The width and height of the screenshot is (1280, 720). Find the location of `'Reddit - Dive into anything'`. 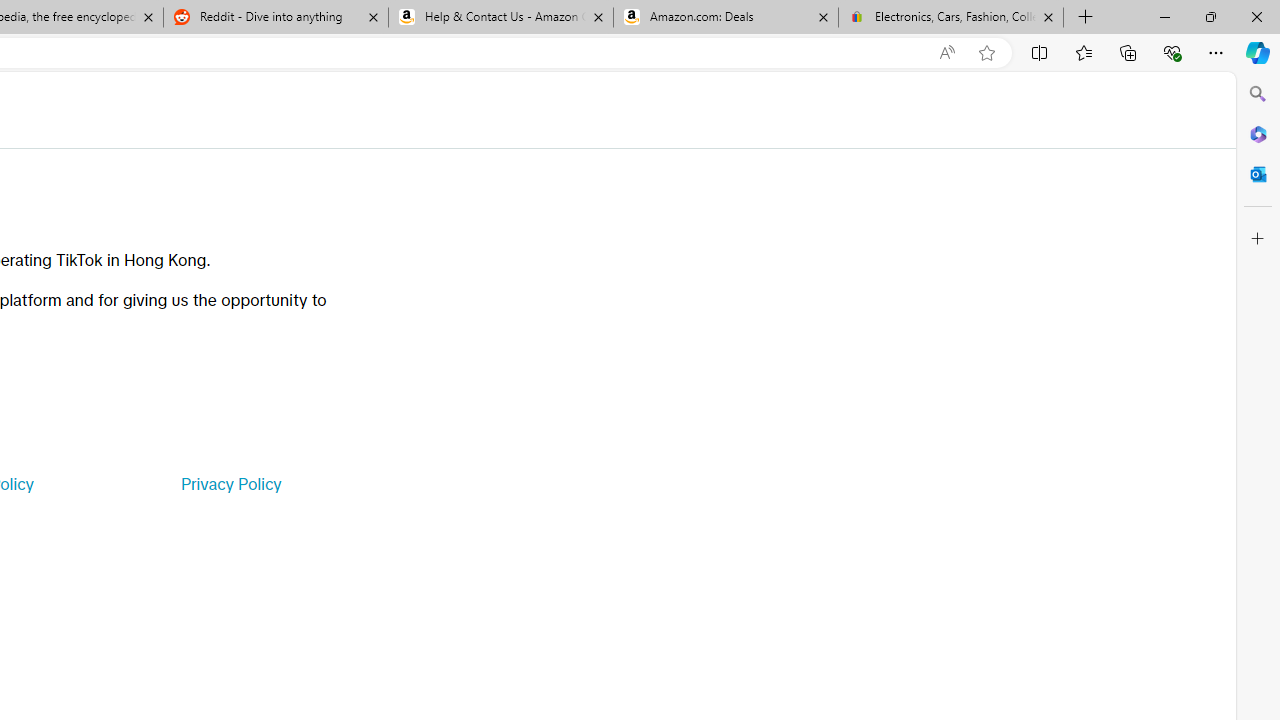

'Reddit - Dive into anything' is located at coordinates (274, 17).